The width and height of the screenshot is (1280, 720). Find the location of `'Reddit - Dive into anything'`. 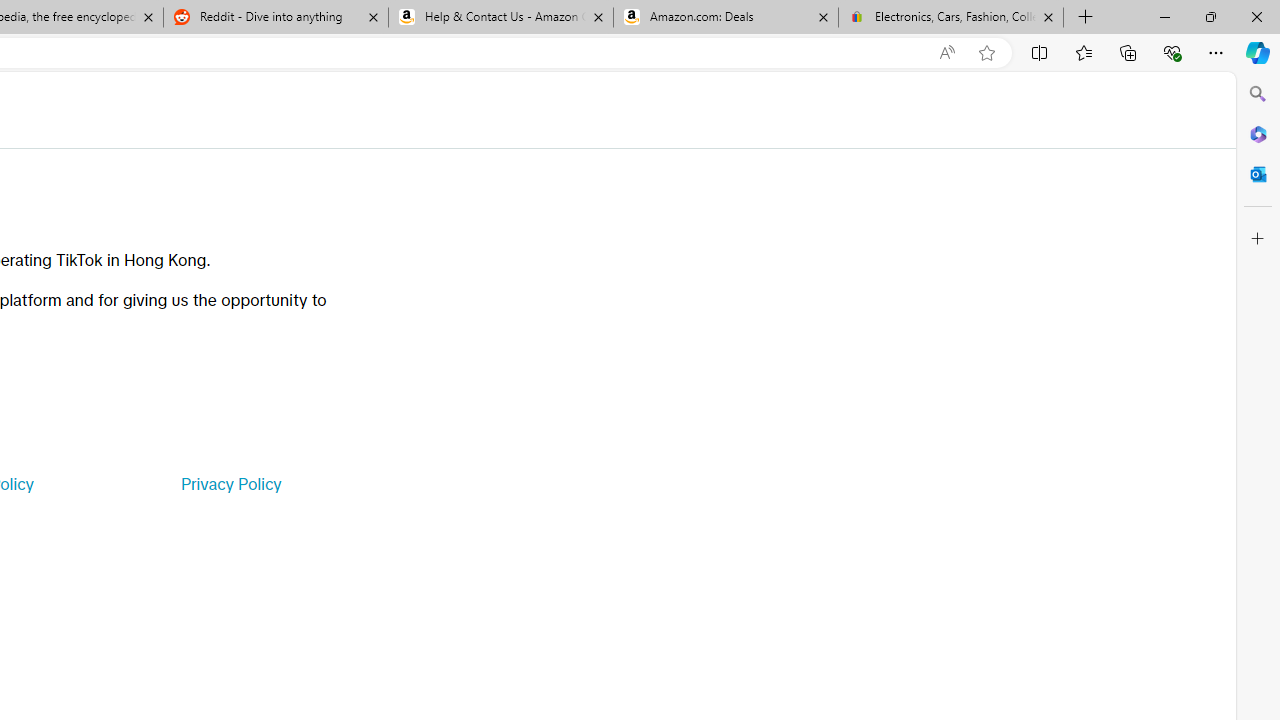

'Reddit - Dive into anything' is located at coordinates (274, 17).